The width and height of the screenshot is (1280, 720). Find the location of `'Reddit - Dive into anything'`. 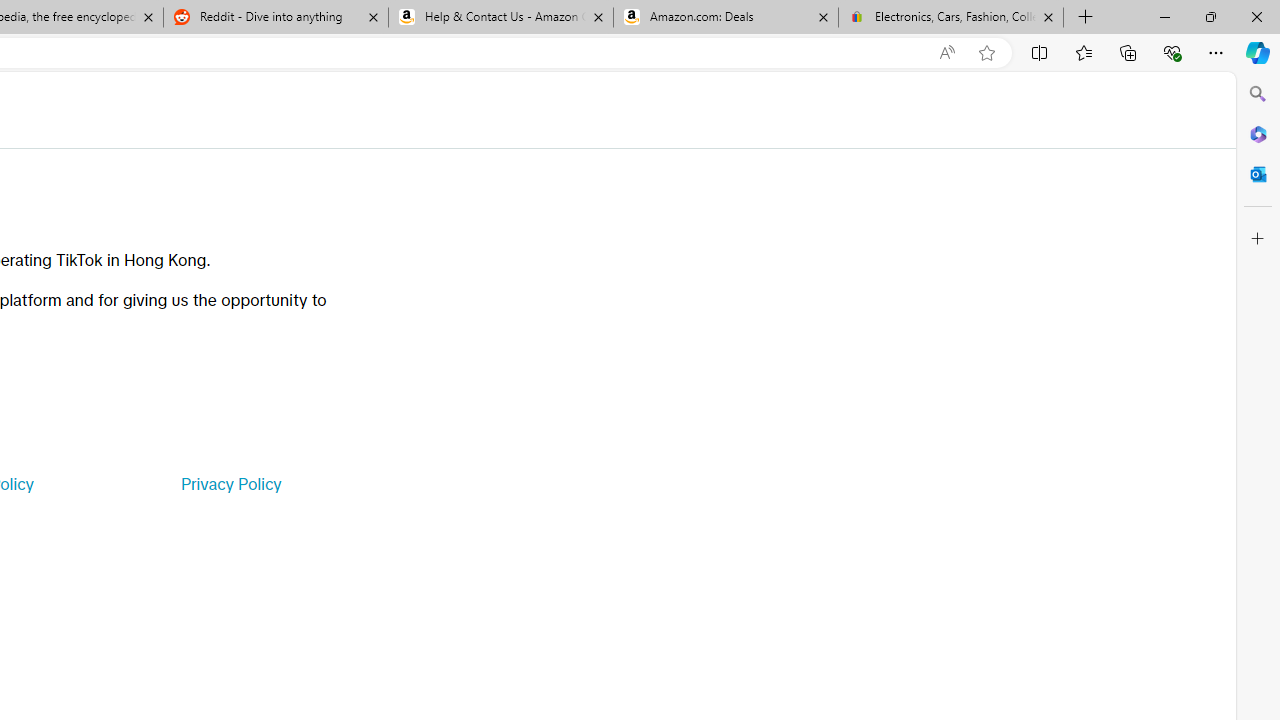

'Reddit - Dive into anything' is located at coordinates (274, 17).